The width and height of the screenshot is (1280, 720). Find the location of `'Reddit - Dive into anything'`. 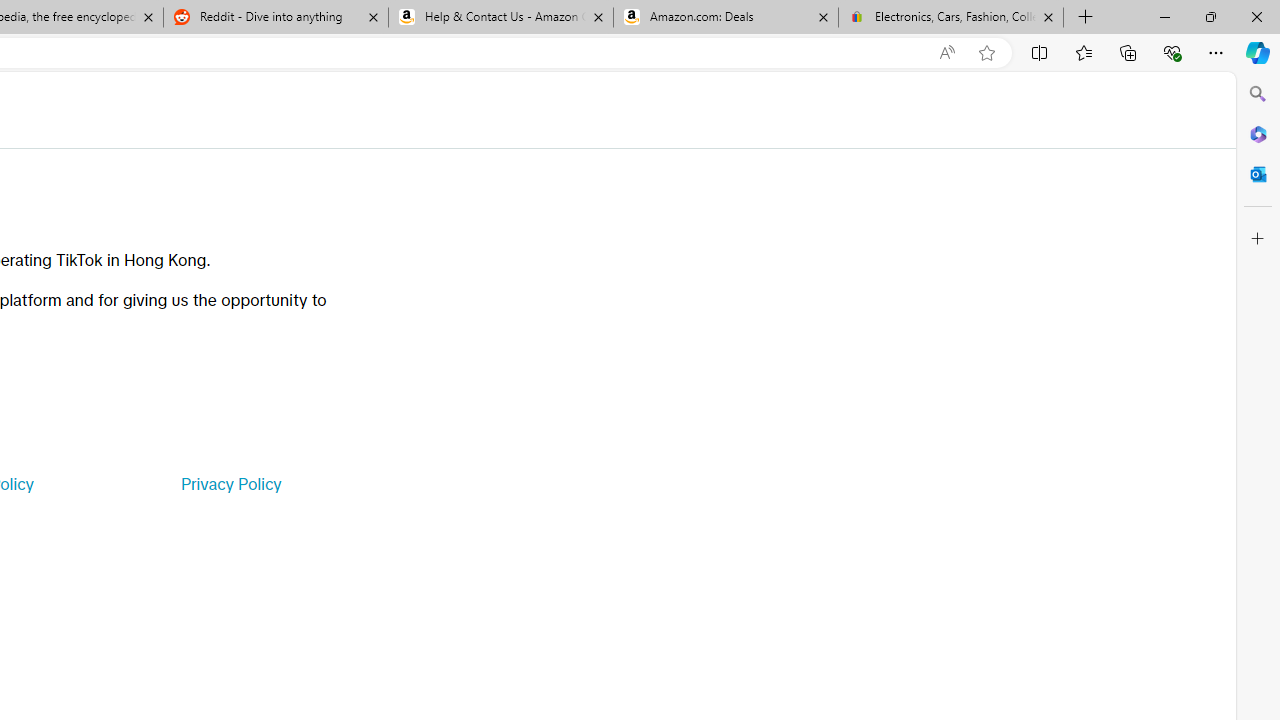

'Reddit - Dive into anything' is located at coordinates (274, 17).